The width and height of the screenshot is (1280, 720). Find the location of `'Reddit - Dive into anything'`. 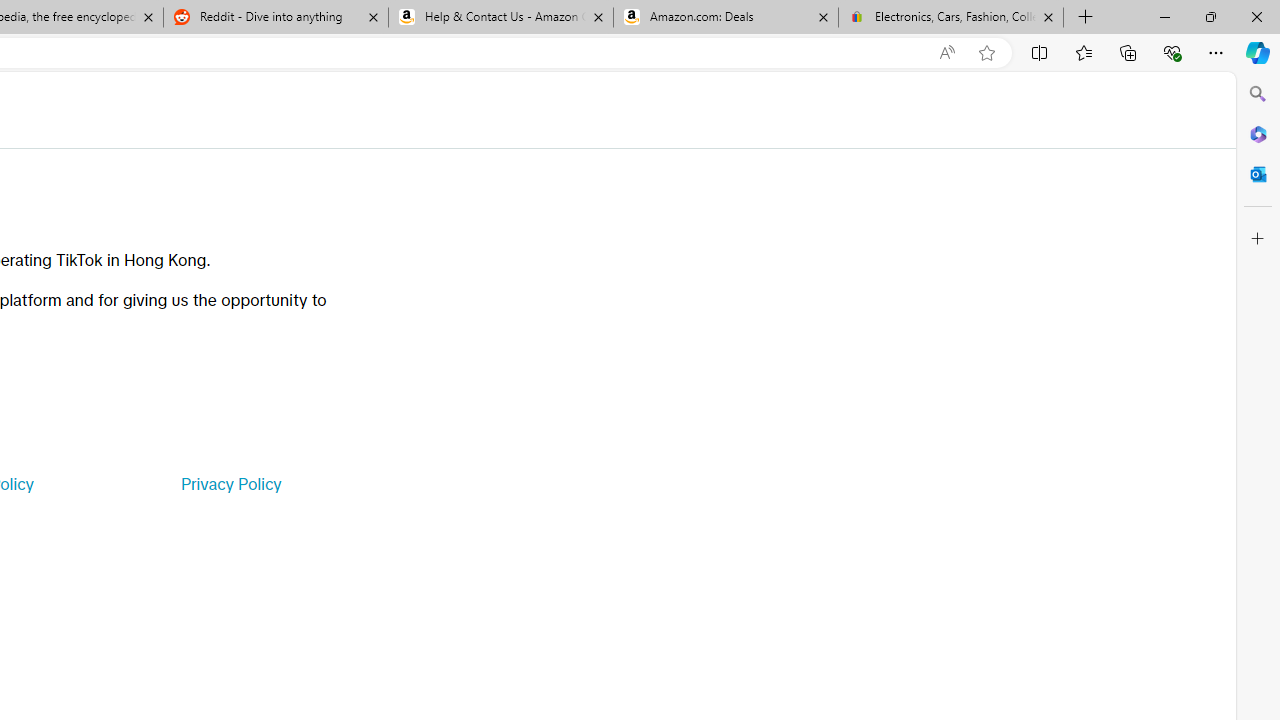

'Reddit - Dive into anything' is located at coordinates (274, 17).